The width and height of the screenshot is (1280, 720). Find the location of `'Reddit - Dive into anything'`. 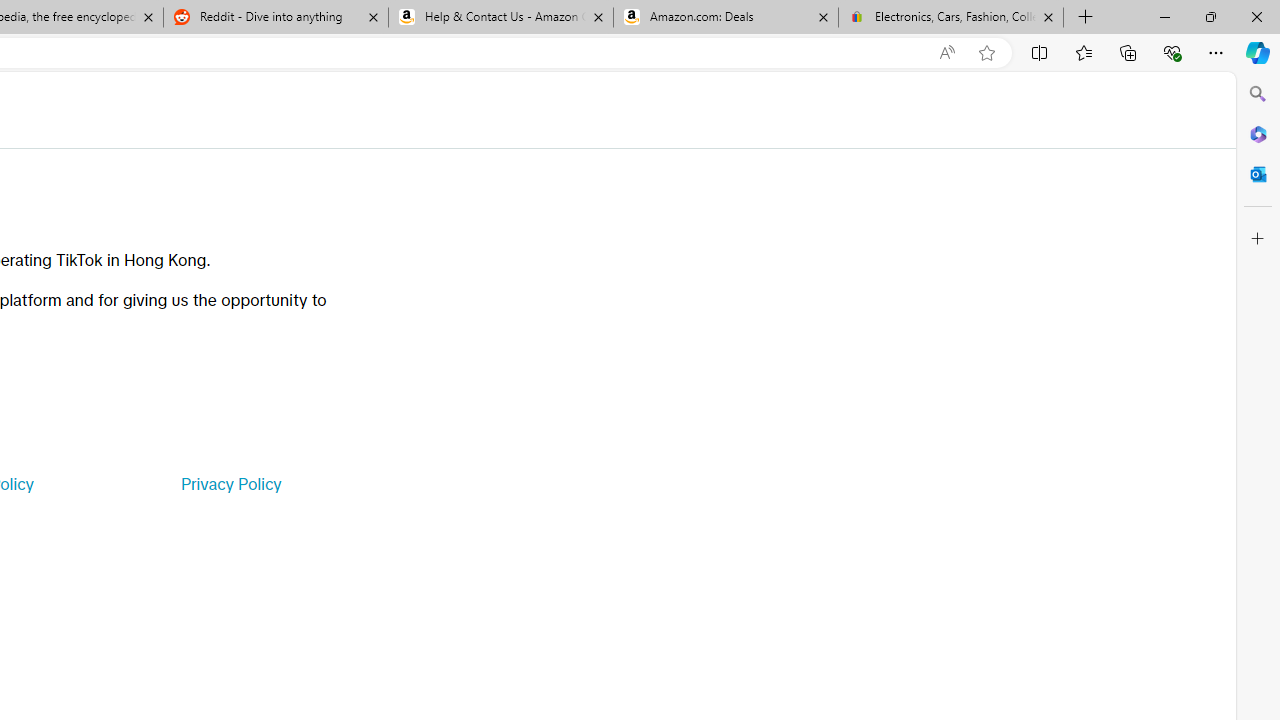

'Reddit - Dive into anything' is located at coordinates (274, 17).